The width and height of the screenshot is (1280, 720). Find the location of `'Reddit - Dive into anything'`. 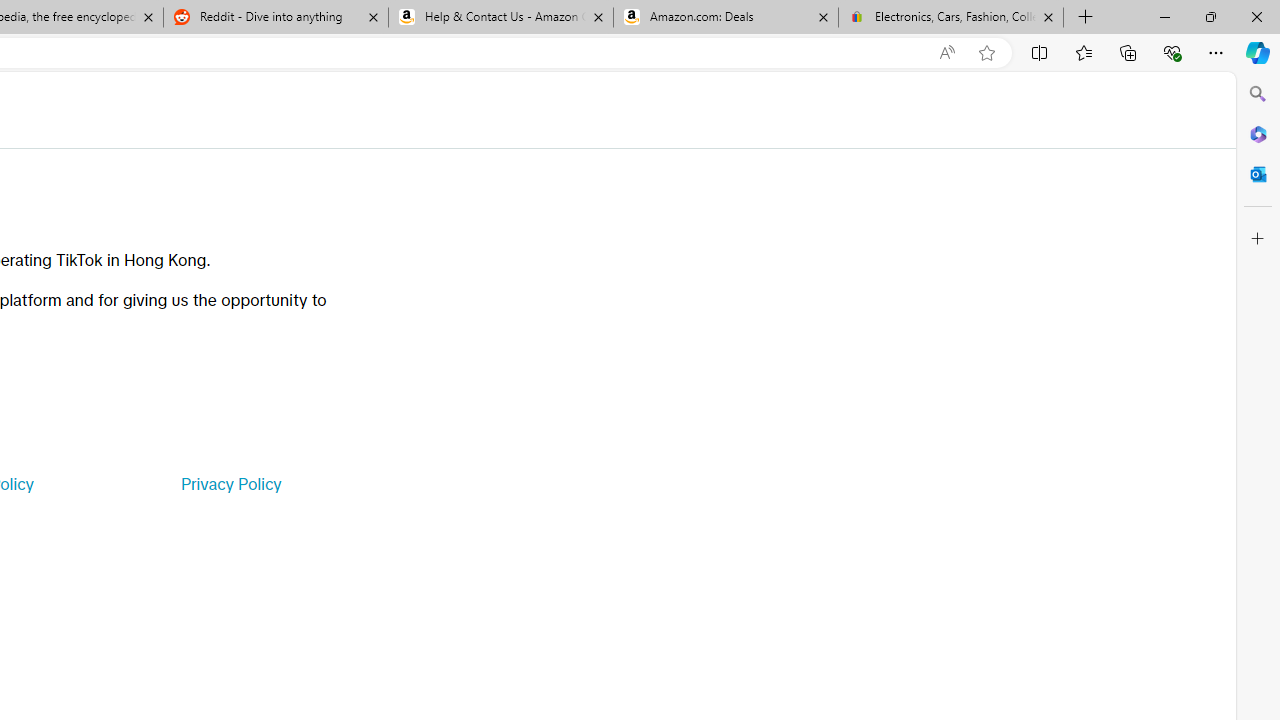

'Reddit - Dive into anything' is located at coordinates (274, 17).